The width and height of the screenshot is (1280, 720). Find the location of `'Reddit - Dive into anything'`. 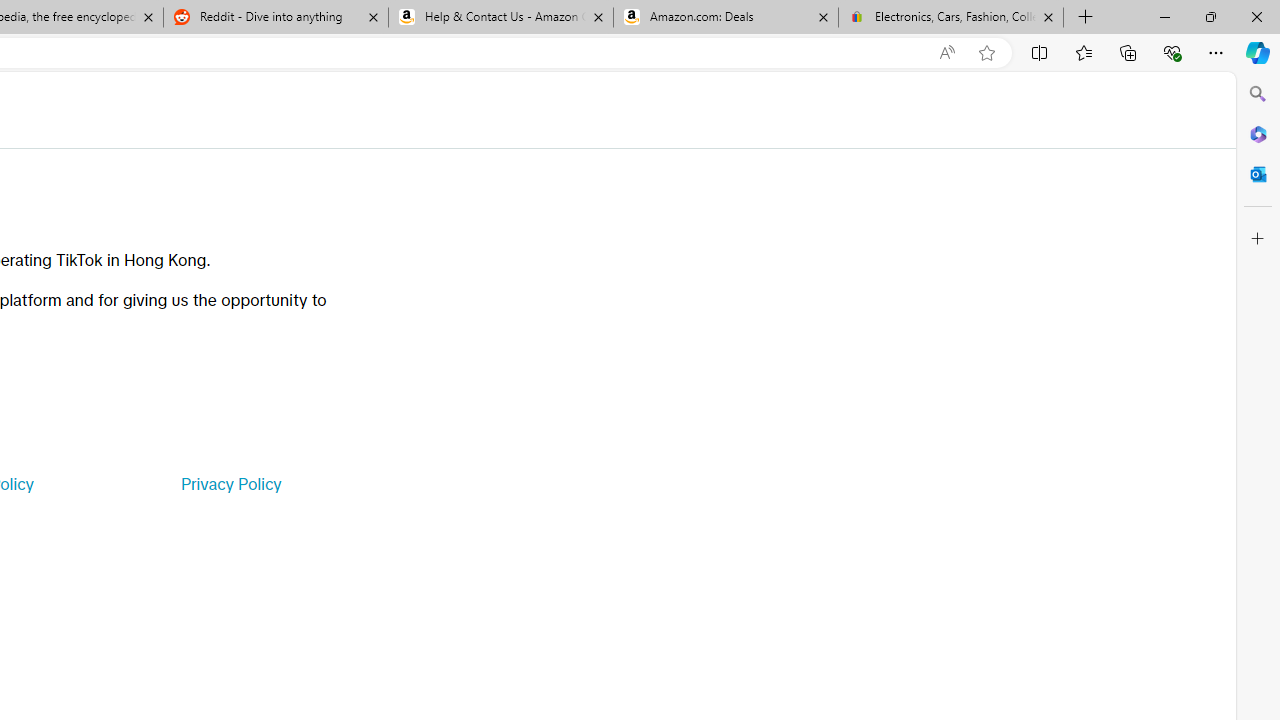

'Reddit - Dive into anything' is located at coordinates (274, 17).